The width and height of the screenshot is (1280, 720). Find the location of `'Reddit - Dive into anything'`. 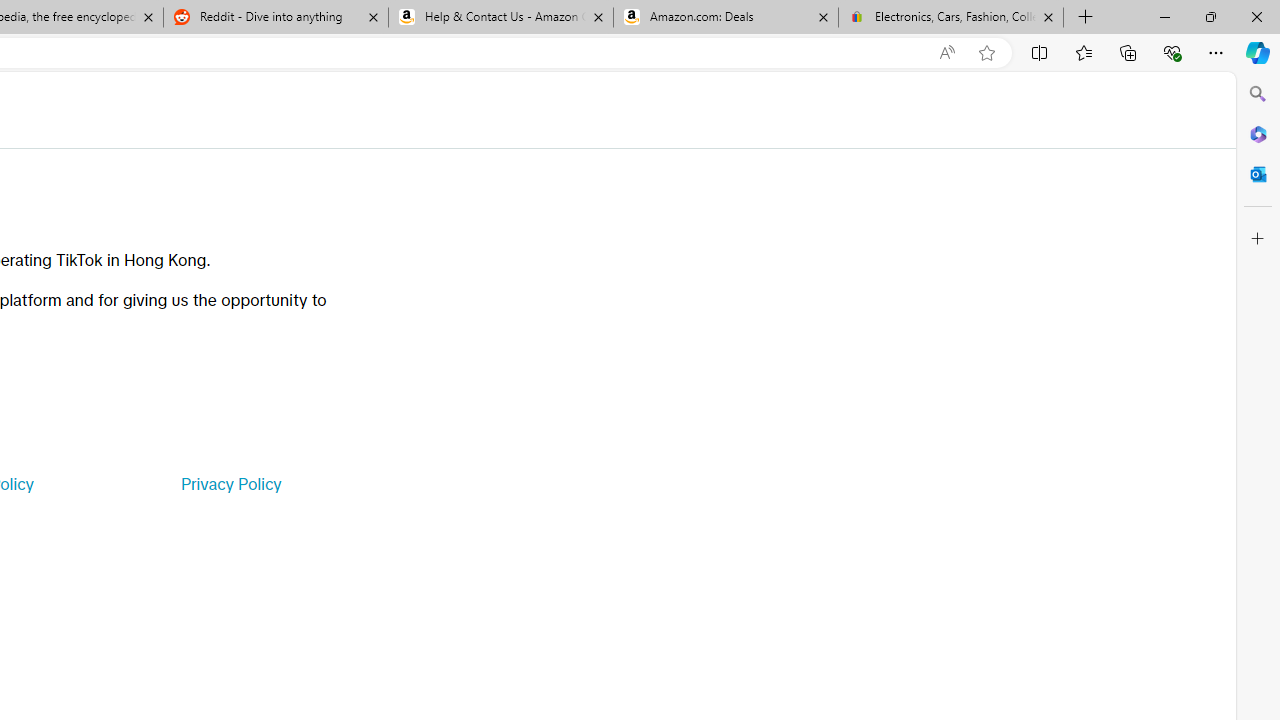

'Reddit - Dive into anything' is located at coordinates (274, 17).